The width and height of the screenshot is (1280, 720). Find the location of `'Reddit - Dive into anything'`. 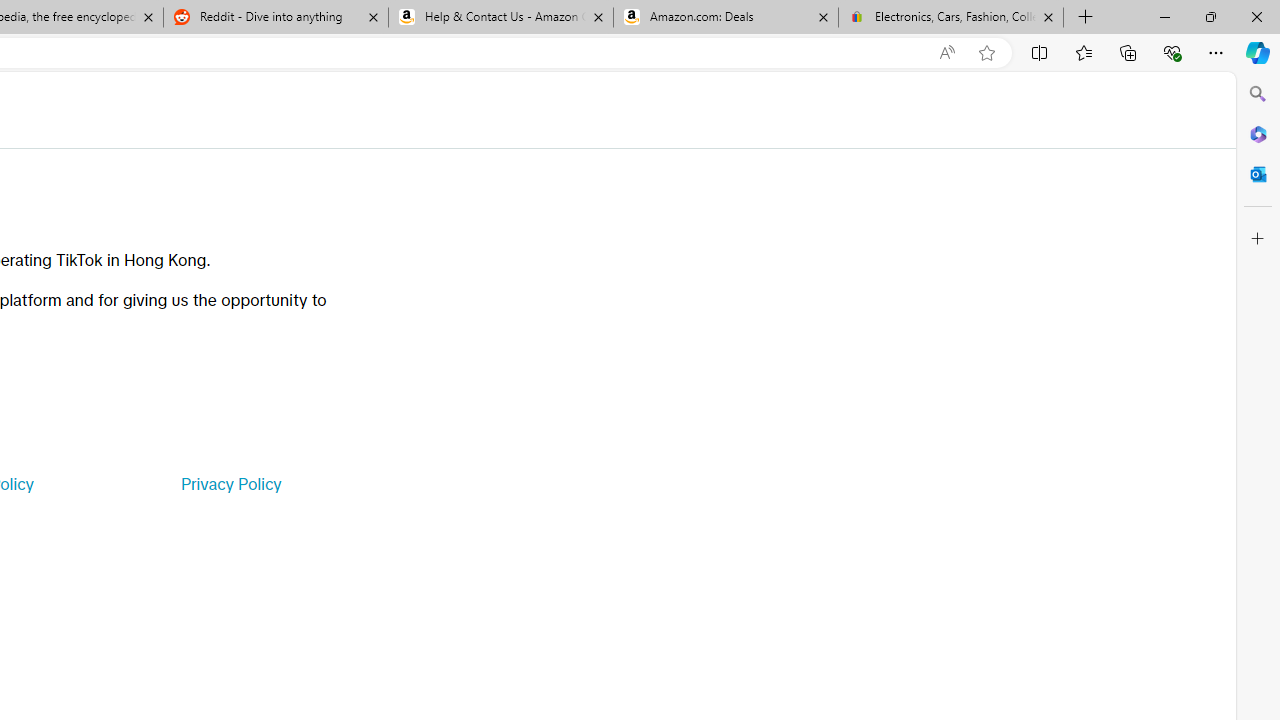

'Reddit - Dive into anything' is located at coordinates (274, 17).